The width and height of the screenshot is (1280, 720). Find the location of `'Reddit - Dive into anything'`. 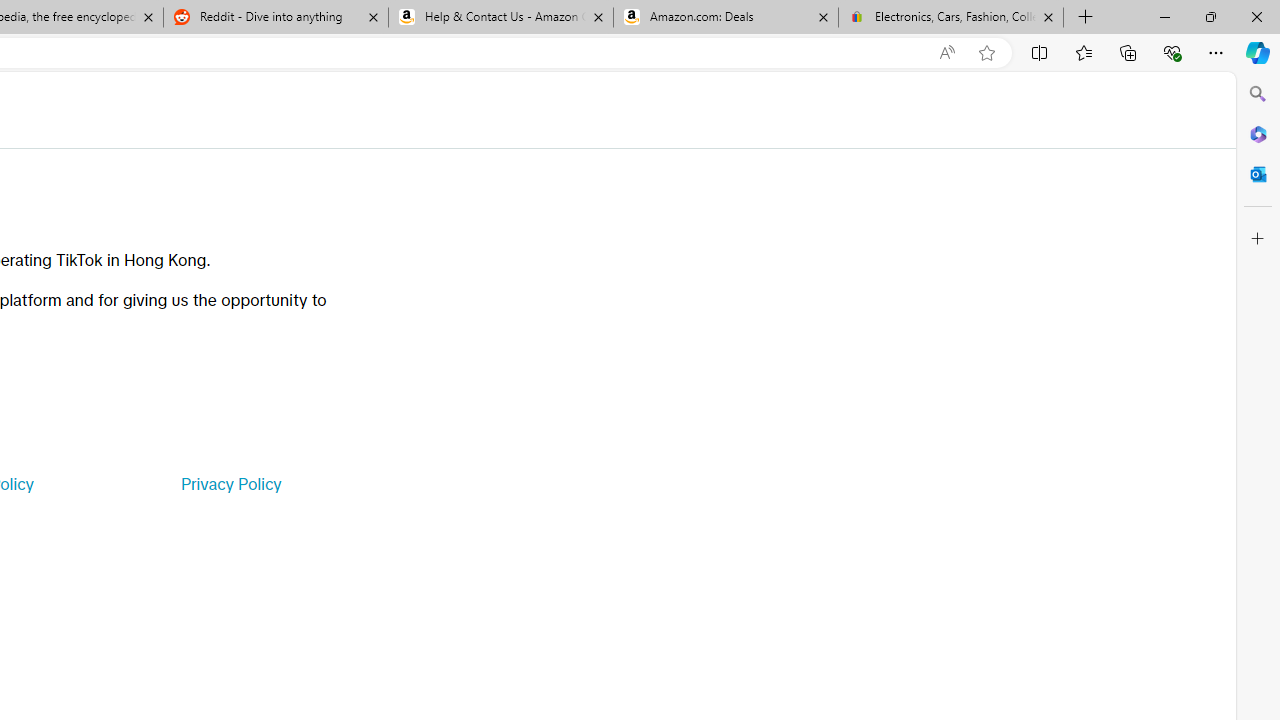

'Reddit - Dive into anything' is located at coordinates (274, 17).